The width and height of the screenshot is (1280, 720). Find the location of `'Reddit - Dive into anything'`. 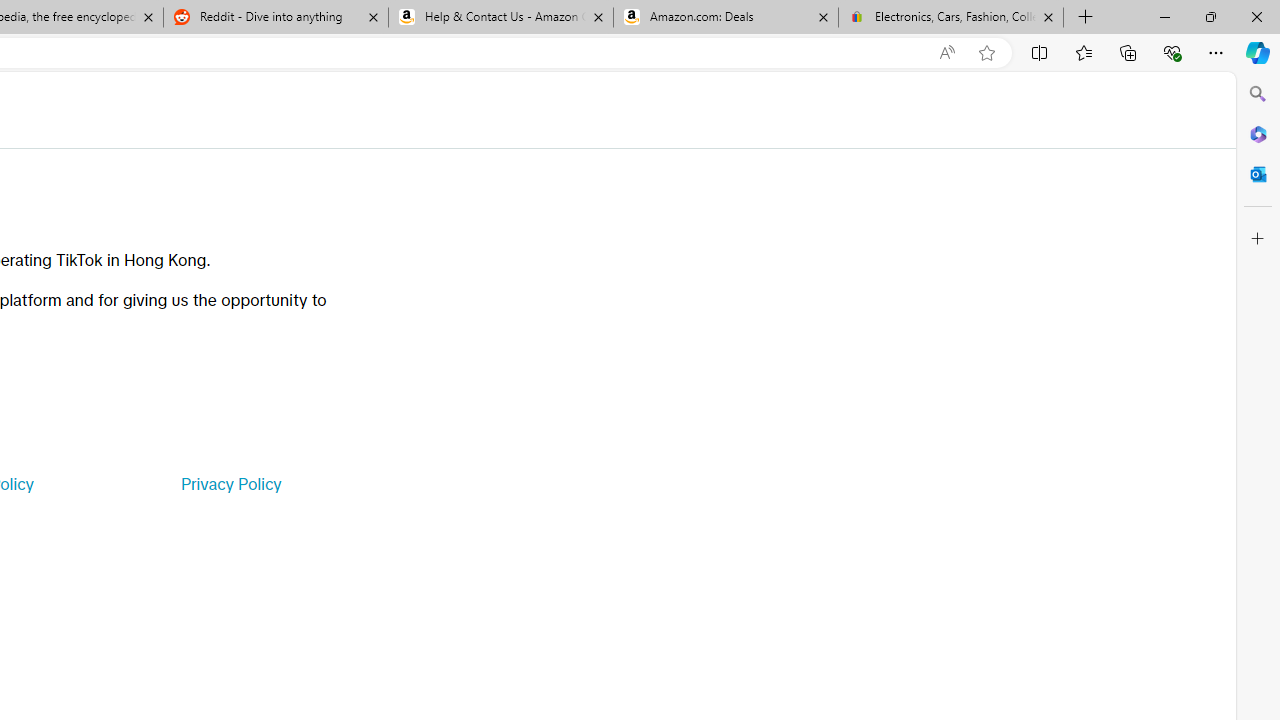

'Reddit - Dive into anything' is located at coordinates (274, 17).